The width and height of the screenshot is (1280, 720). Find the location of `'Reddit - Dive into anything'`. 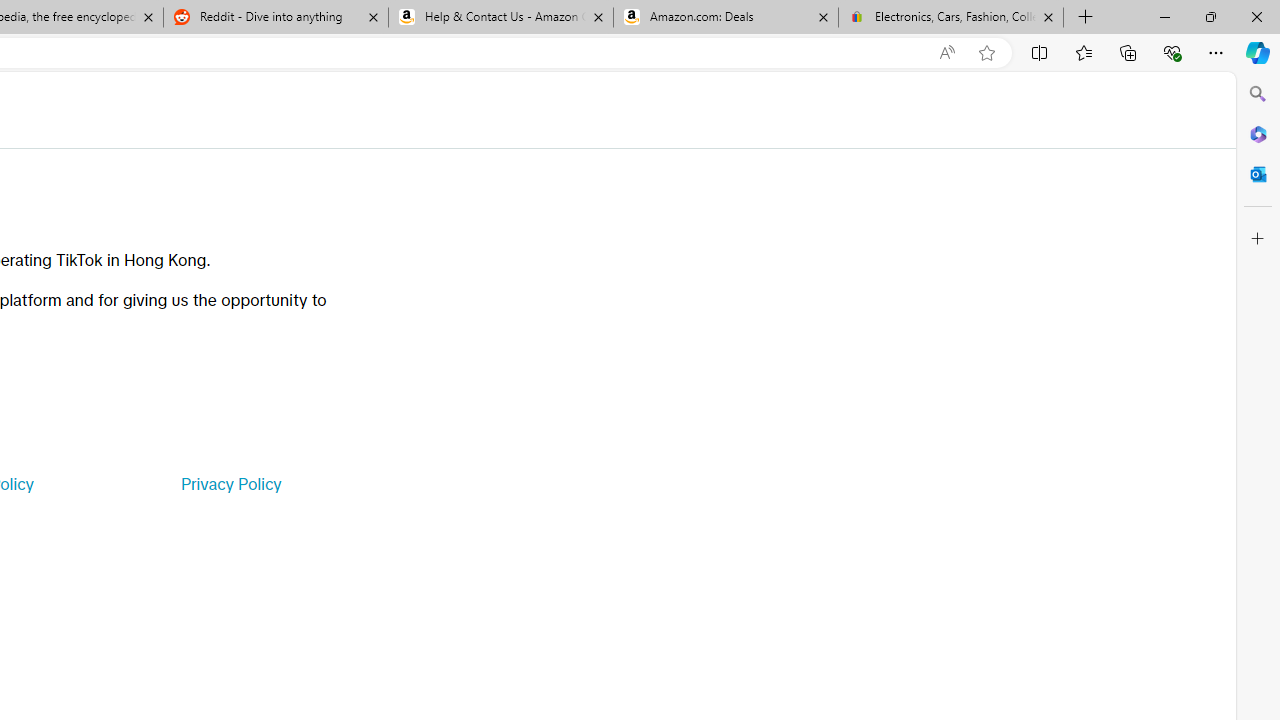

'Reddit - Dive into anything' is located at coordinates (274, 17).